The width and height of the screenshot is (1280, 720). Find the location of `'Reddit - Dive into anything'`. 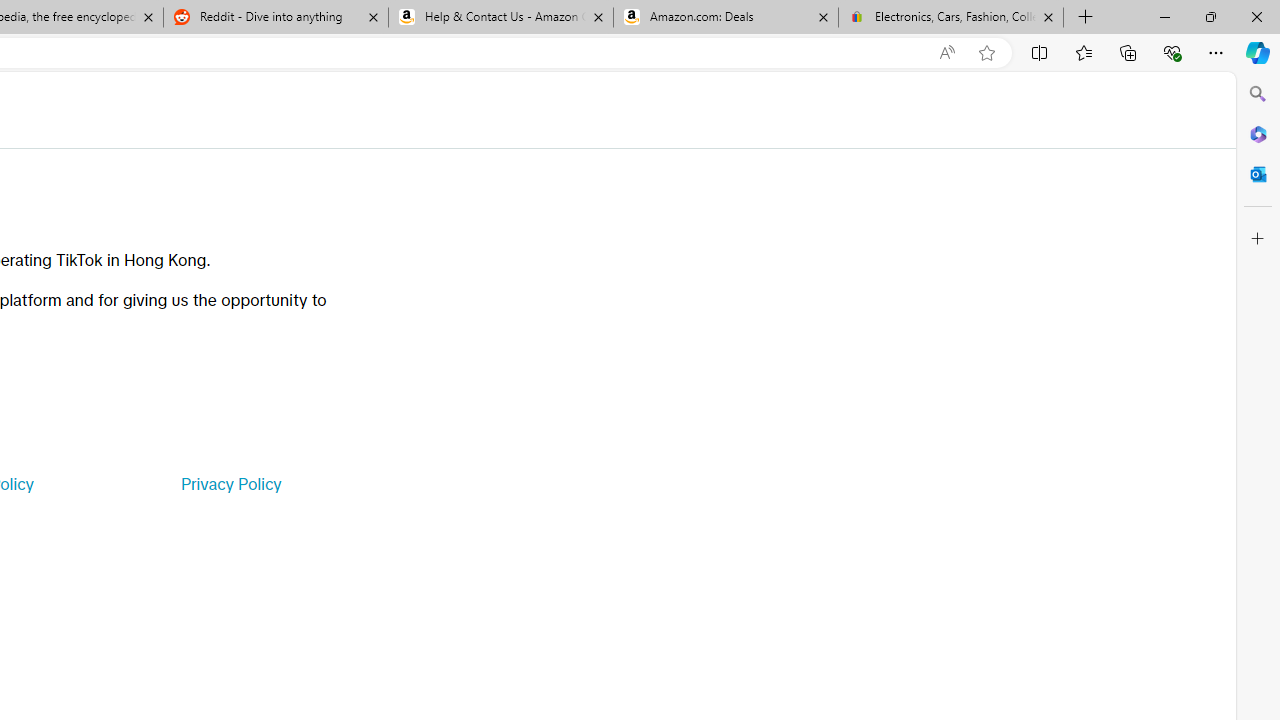

'Reddit - Dive into anything' is located at coordinates (274, 17).